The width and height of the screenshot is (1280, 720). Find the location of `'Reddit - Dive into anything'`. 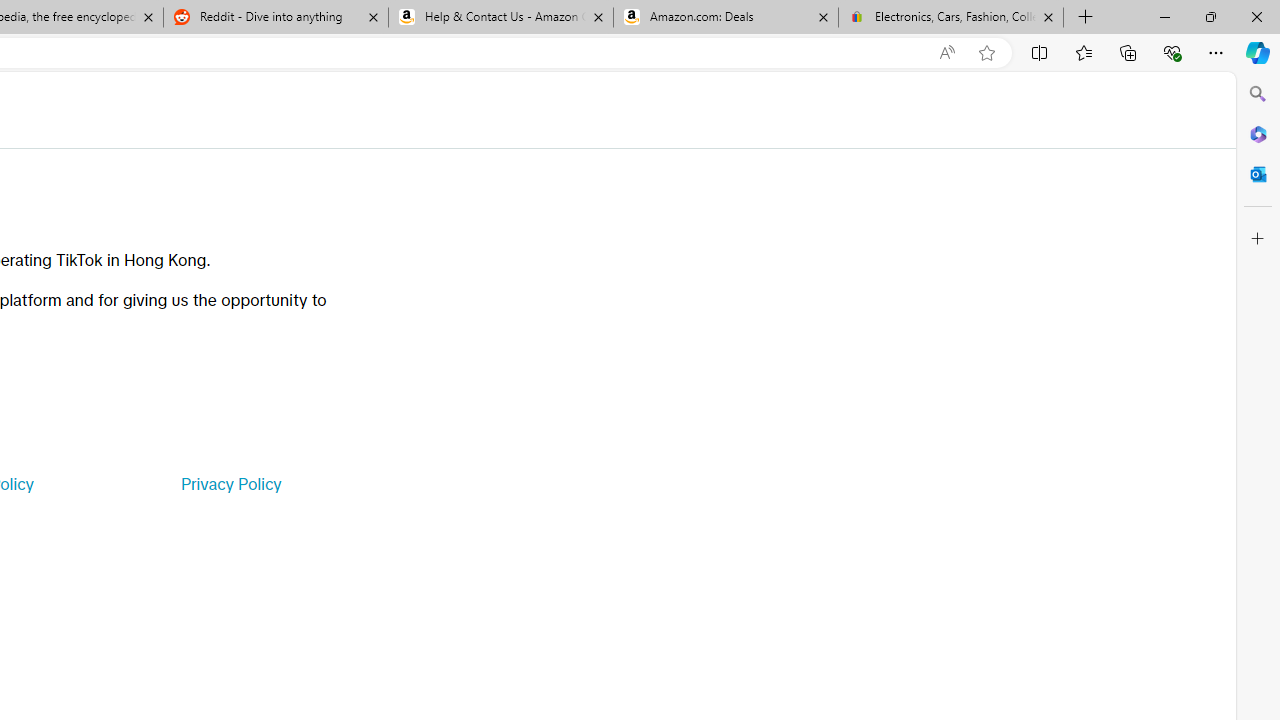

'Reddit - Dive into anything' is located at coordinates (274, 17).